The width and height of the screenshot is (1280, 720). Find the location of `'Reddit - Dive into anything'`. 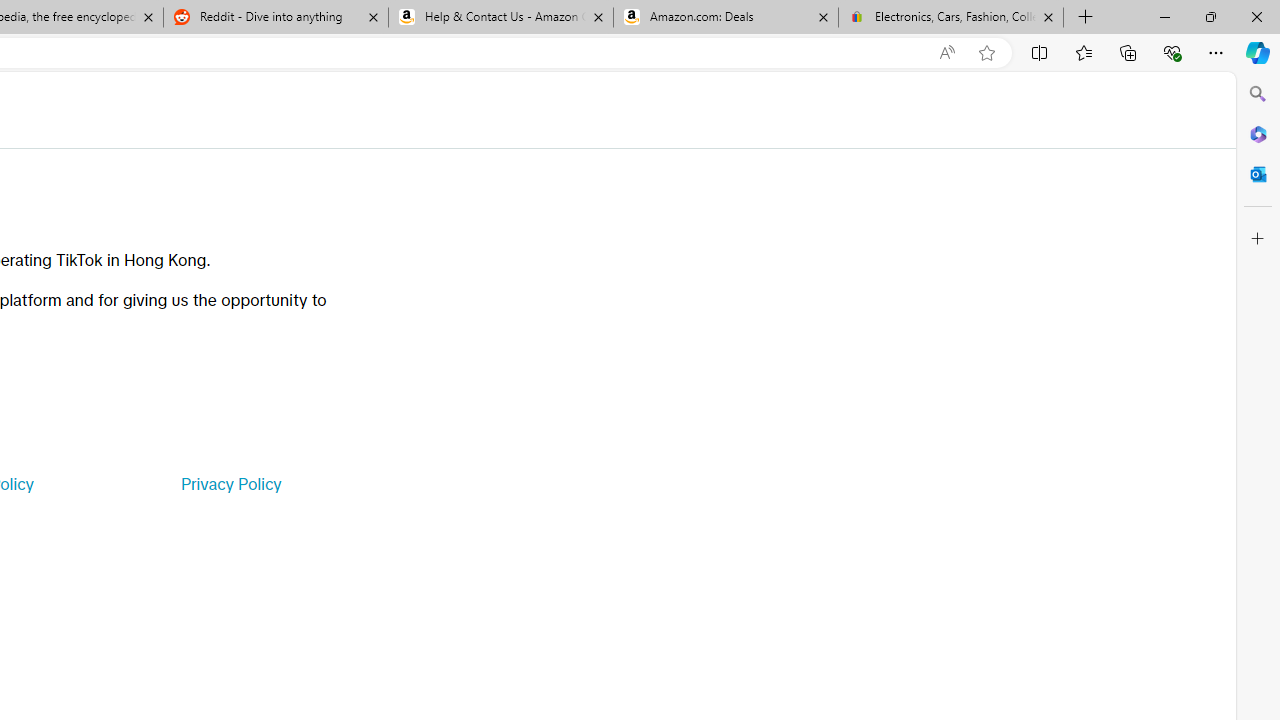

'Reddit - Dive into anything' is located at coordinates (274, 17).